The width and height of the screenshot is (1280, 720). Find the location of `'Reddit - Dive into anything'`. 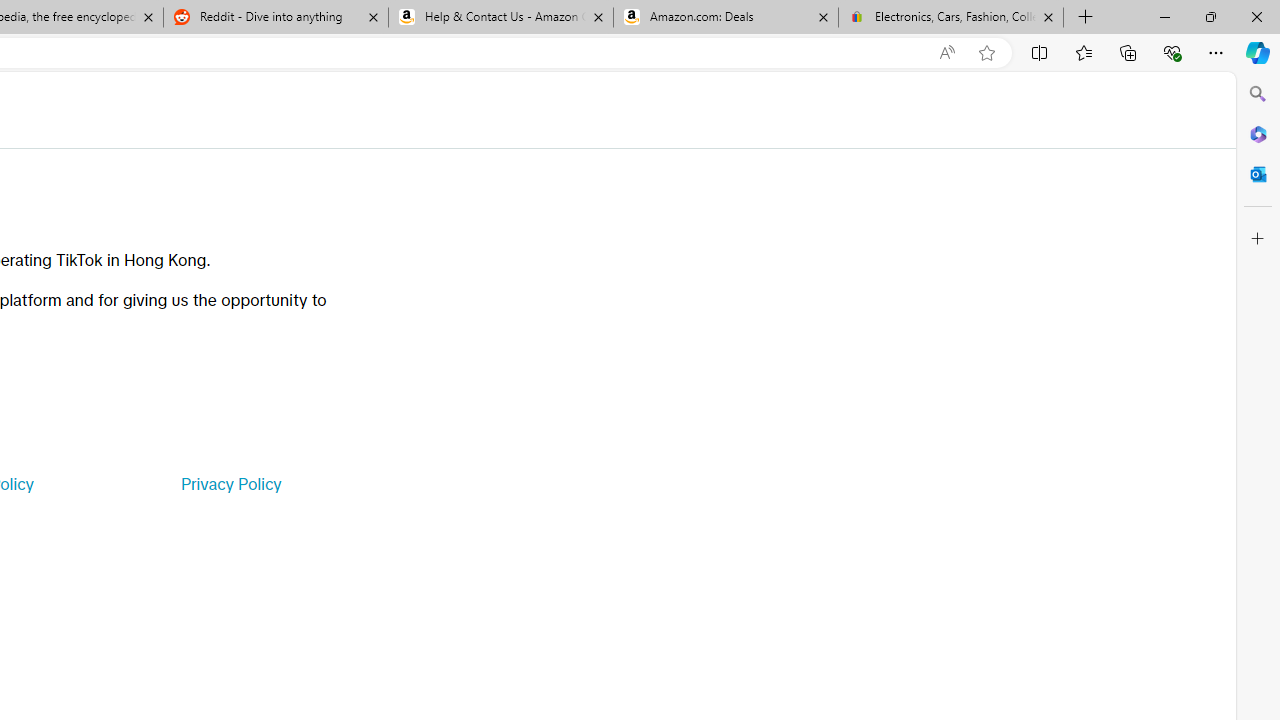

'Reddit - Dive into anything' is located at coordinates (274, 17).